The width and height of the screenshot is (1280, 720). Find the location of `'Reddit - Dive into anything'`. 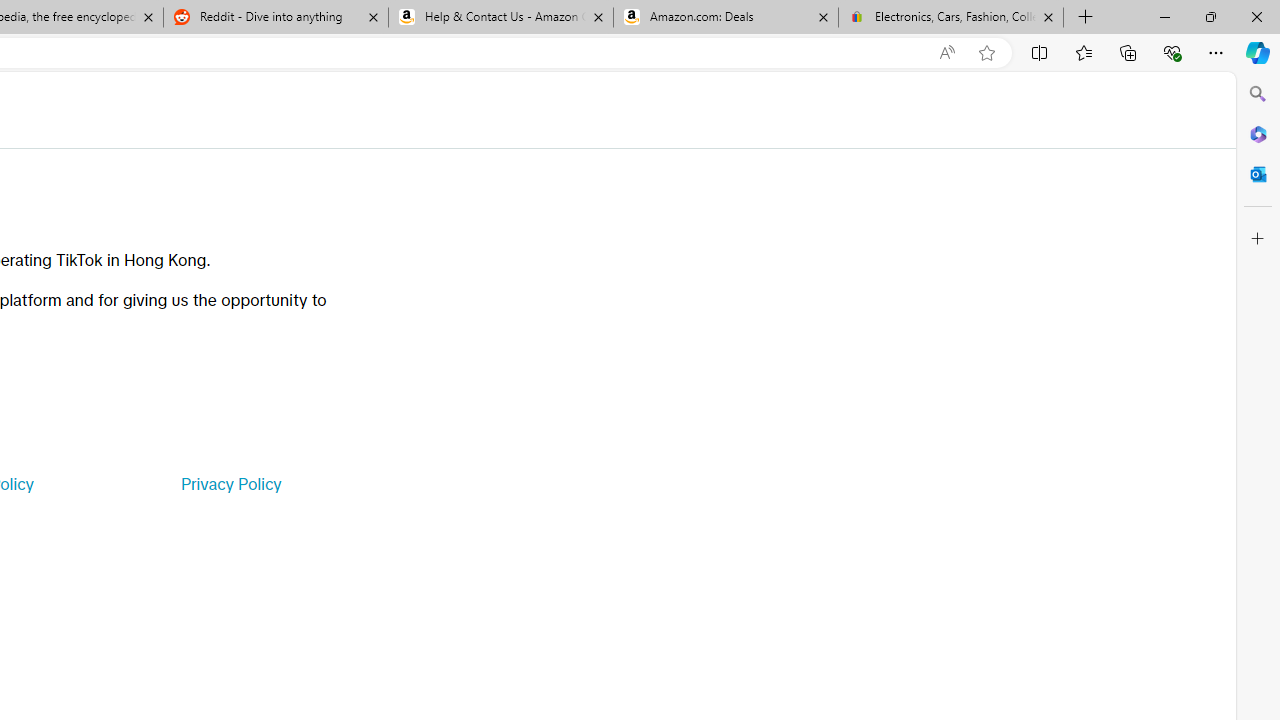

'Reddit - Dive into anything' is located at coordinates (274, 17).